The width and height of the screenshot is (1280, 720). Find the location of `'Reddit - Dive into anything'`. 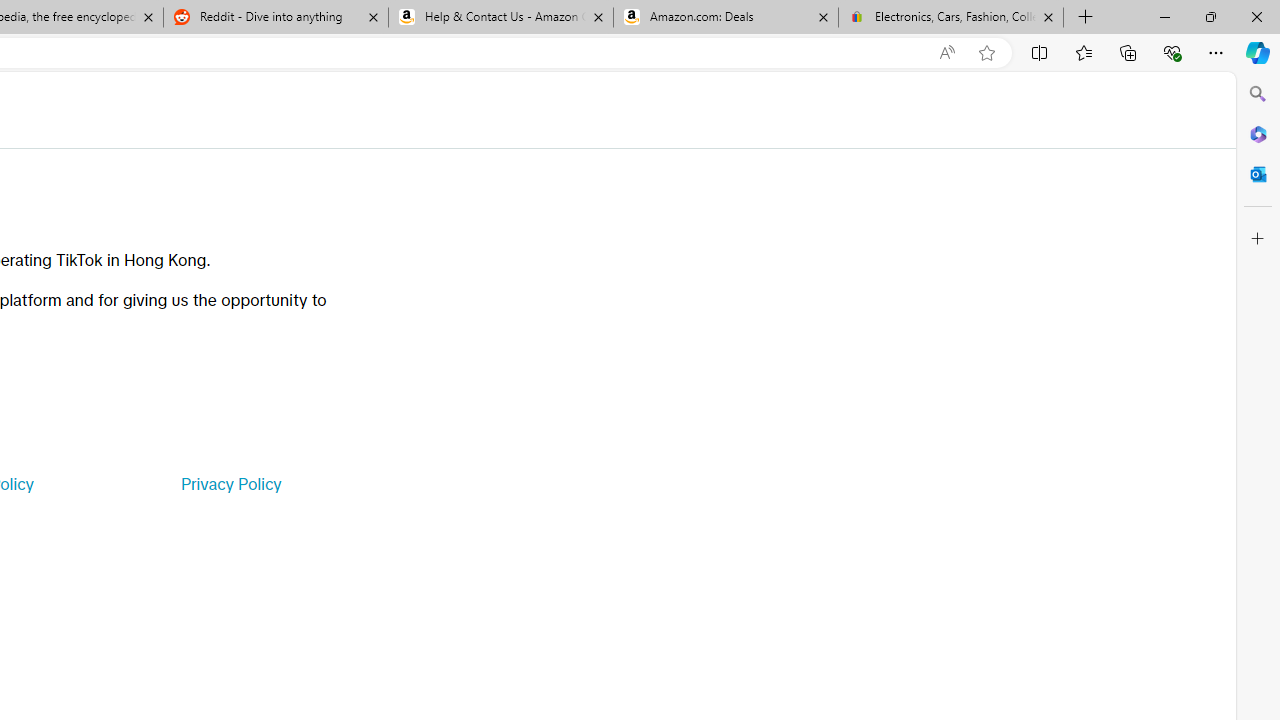

'Reddit - Dive into anything' is located at coordinates (274, 17).